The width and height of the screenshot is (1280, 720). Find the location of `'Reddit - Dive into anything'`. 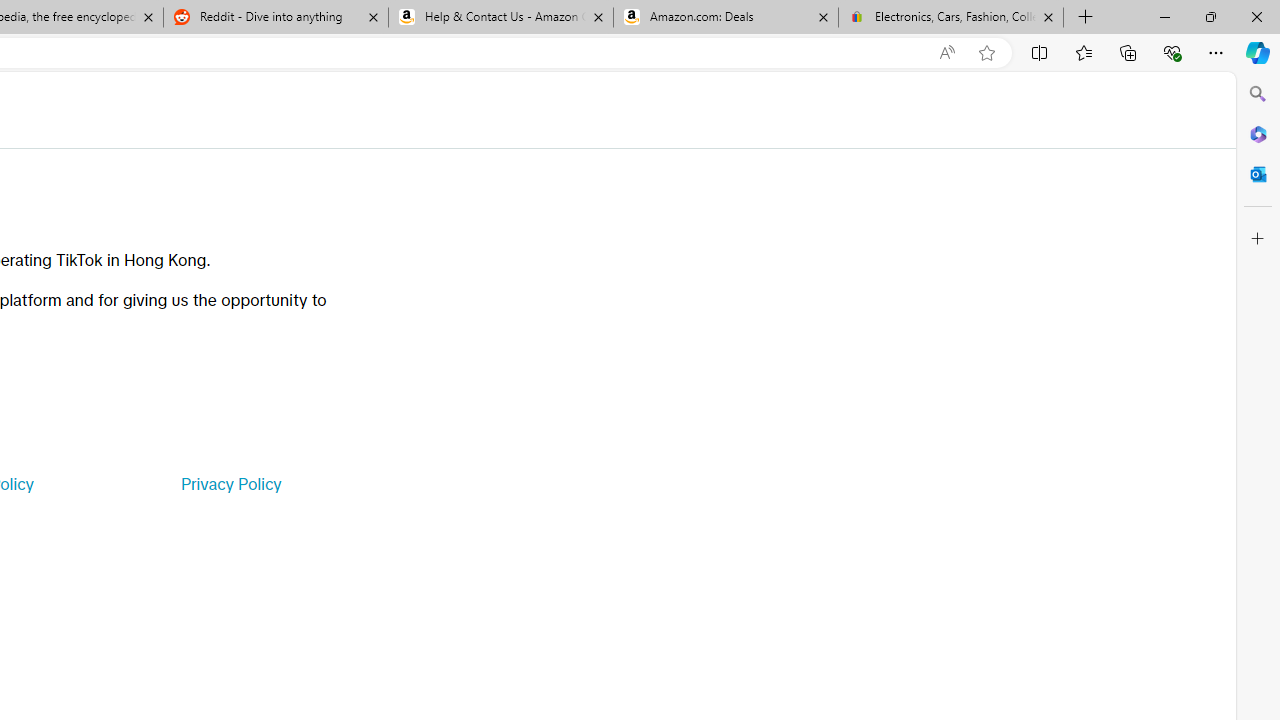

'Reddit - Dive into anything' is located at coordinates (274, 17).